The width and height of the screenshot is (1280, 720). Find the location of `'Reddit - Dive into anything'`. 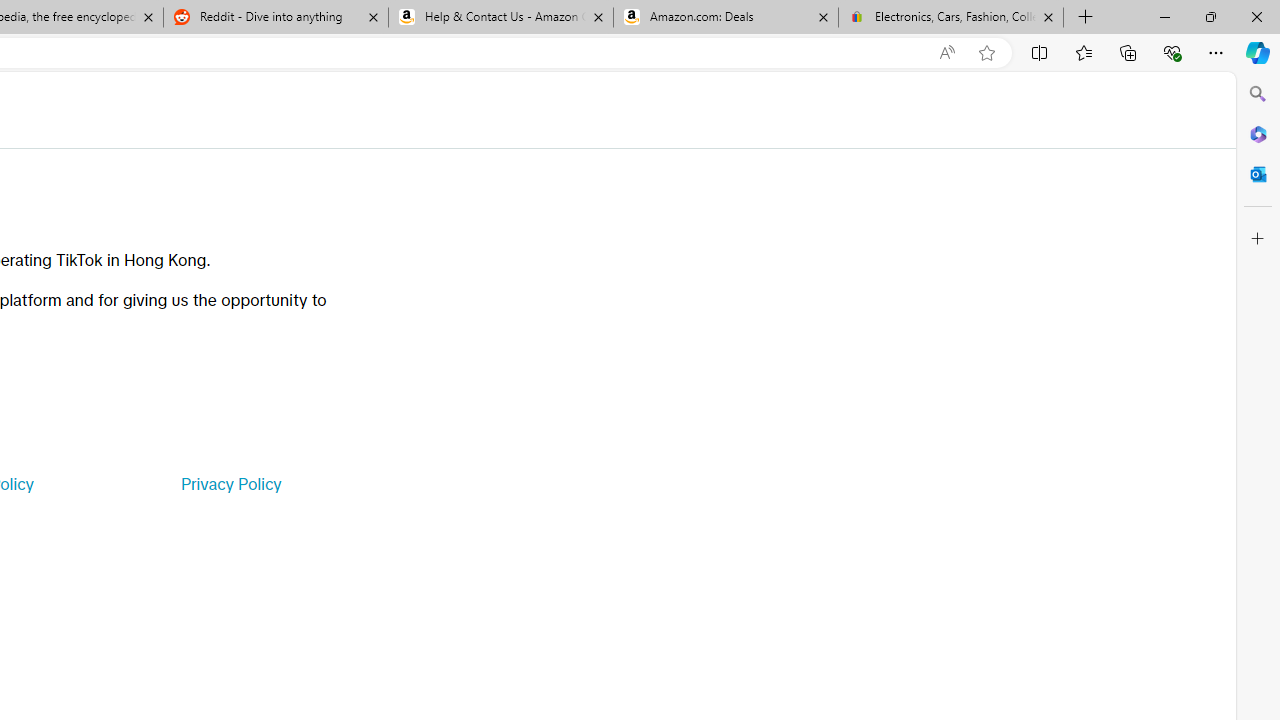

'Reddit - Dive into anything' is located at coordinates (274, 17).